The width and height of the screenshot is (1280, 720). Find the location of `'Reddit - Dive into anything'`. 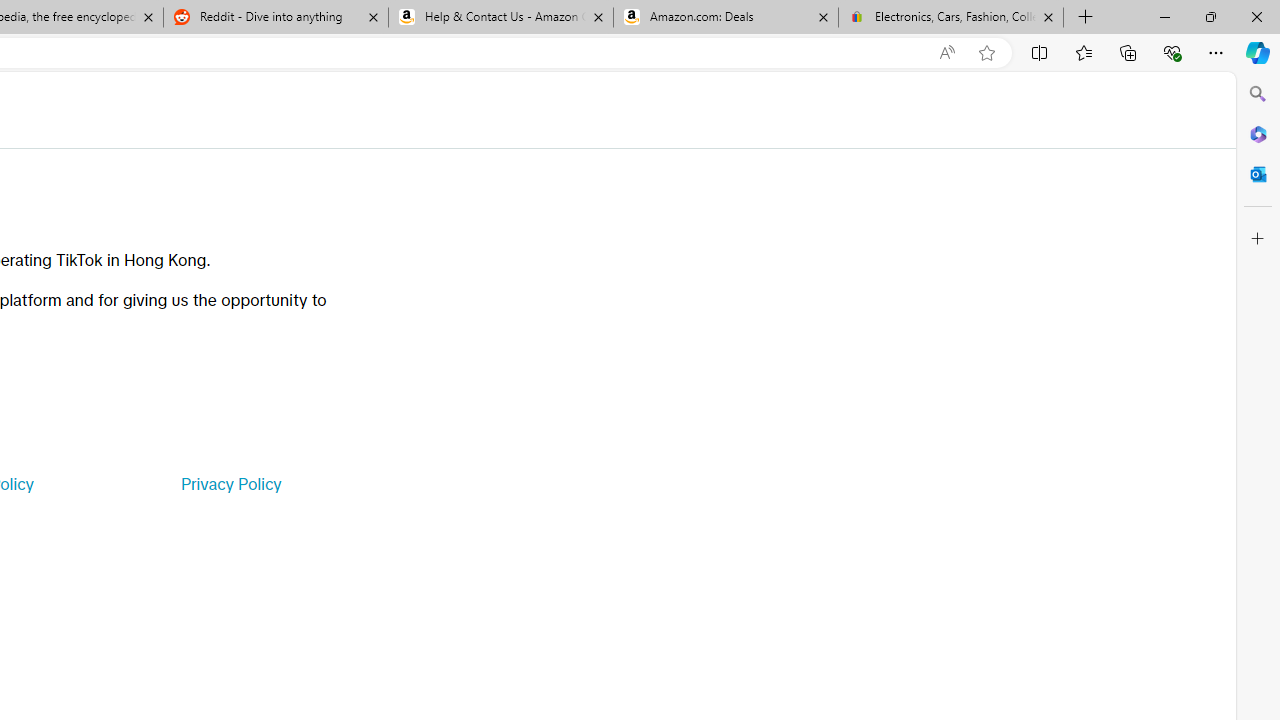

'Reddit - Dive into anything' is located at coordinates (274, 17).